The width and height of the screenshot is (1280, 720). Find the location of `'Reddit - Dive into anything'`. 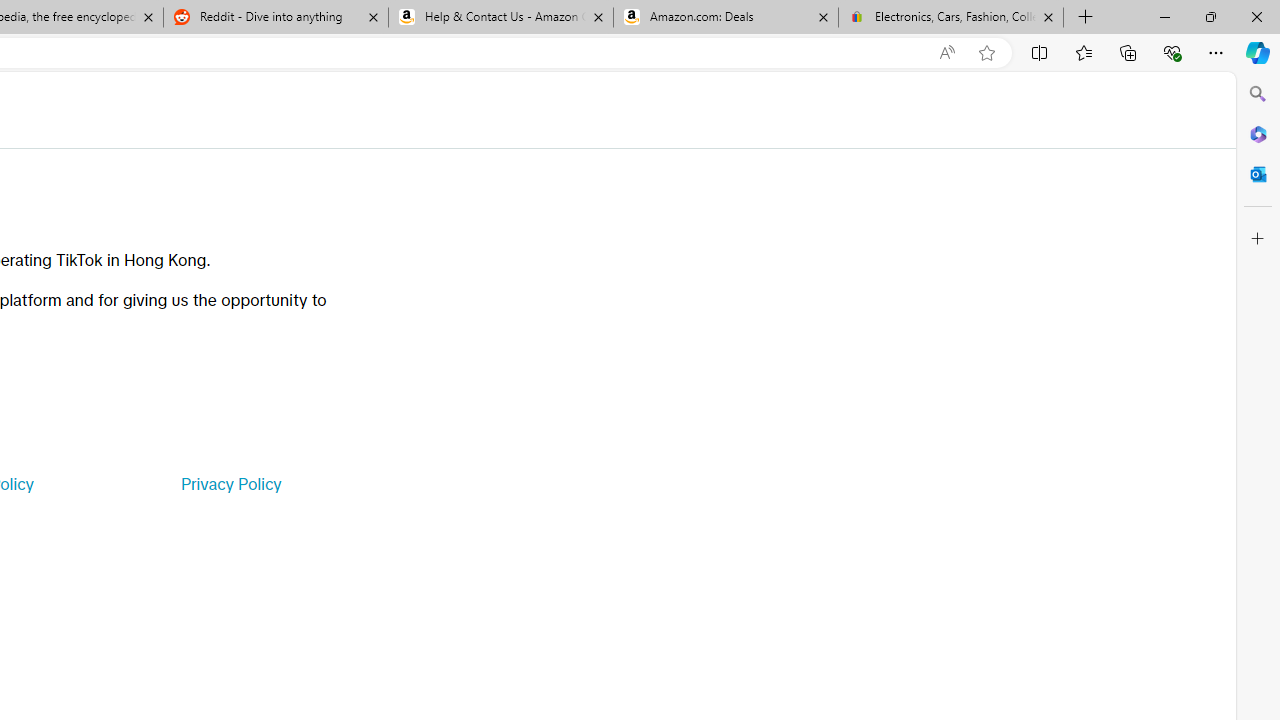

'Reddit - Dive into anything' is located at coordinates (274, 17).